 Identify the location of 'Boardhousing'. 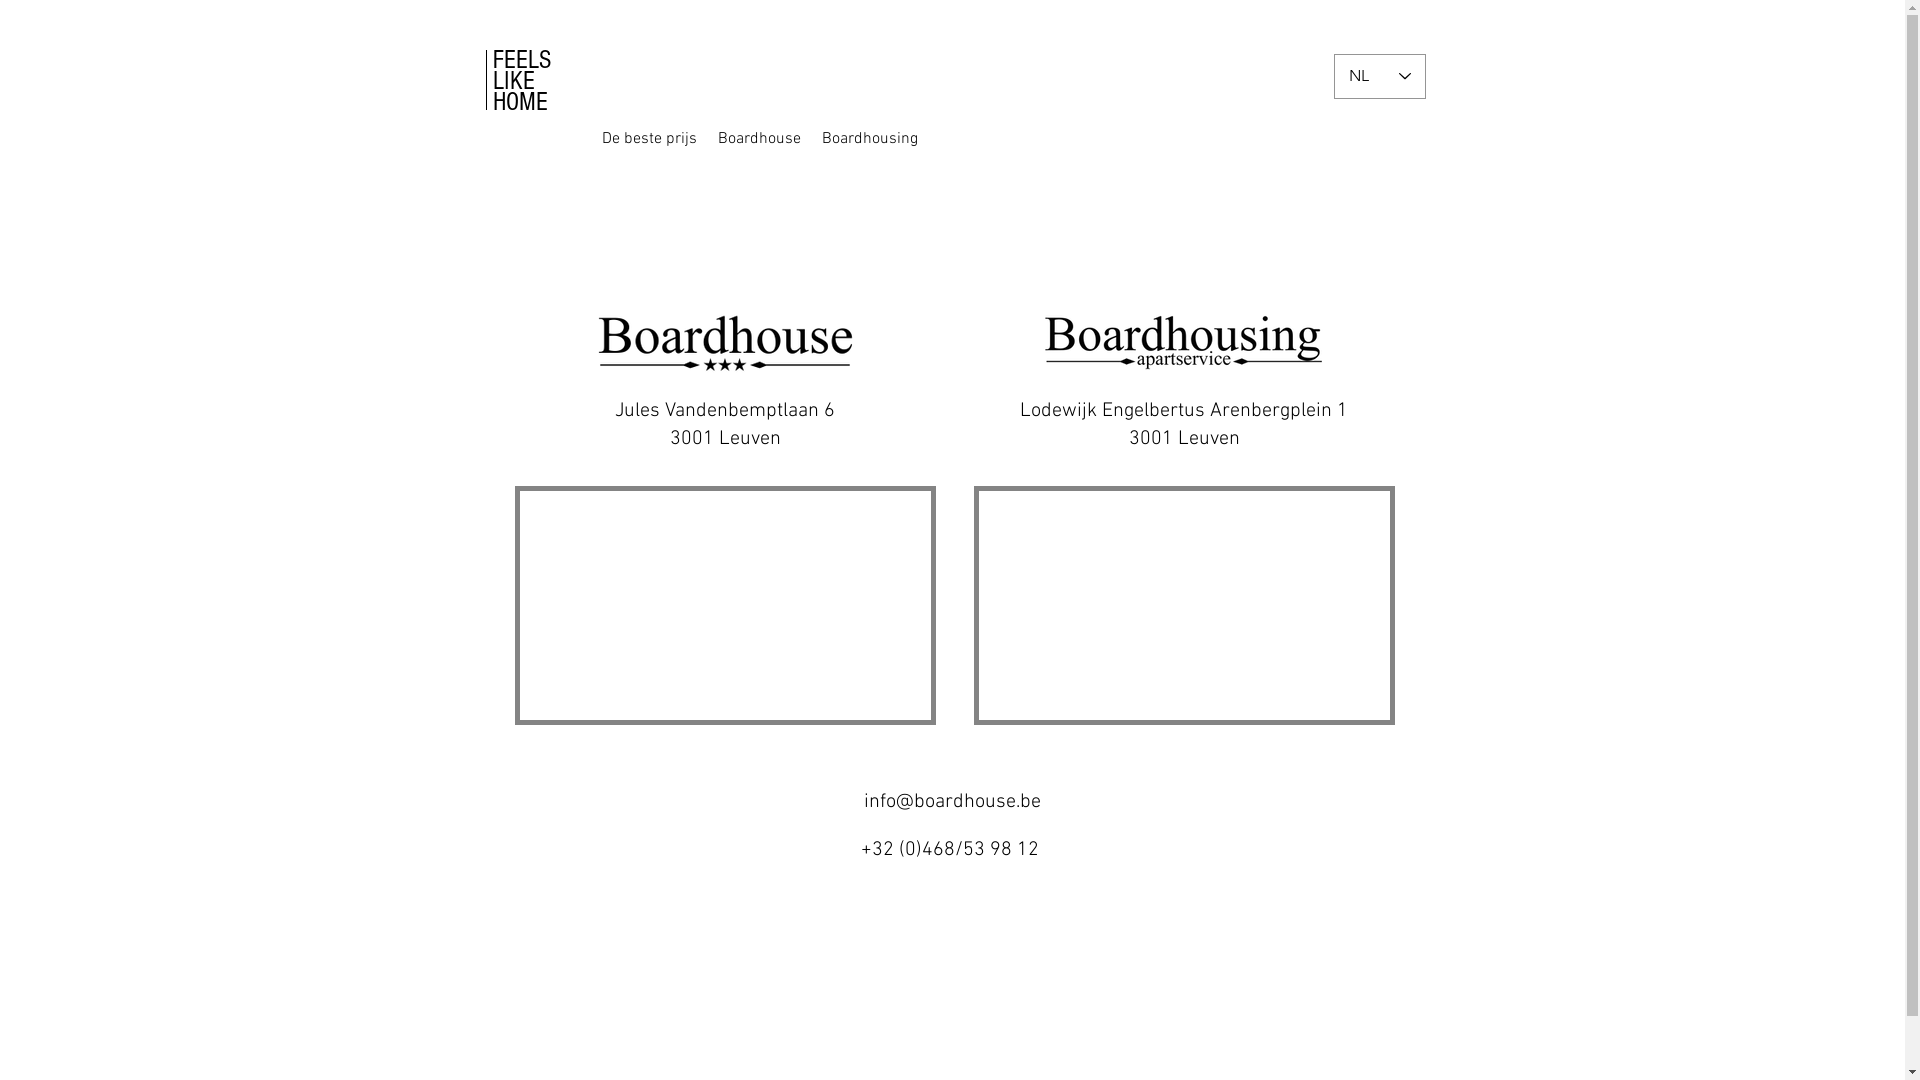
(890, 137).